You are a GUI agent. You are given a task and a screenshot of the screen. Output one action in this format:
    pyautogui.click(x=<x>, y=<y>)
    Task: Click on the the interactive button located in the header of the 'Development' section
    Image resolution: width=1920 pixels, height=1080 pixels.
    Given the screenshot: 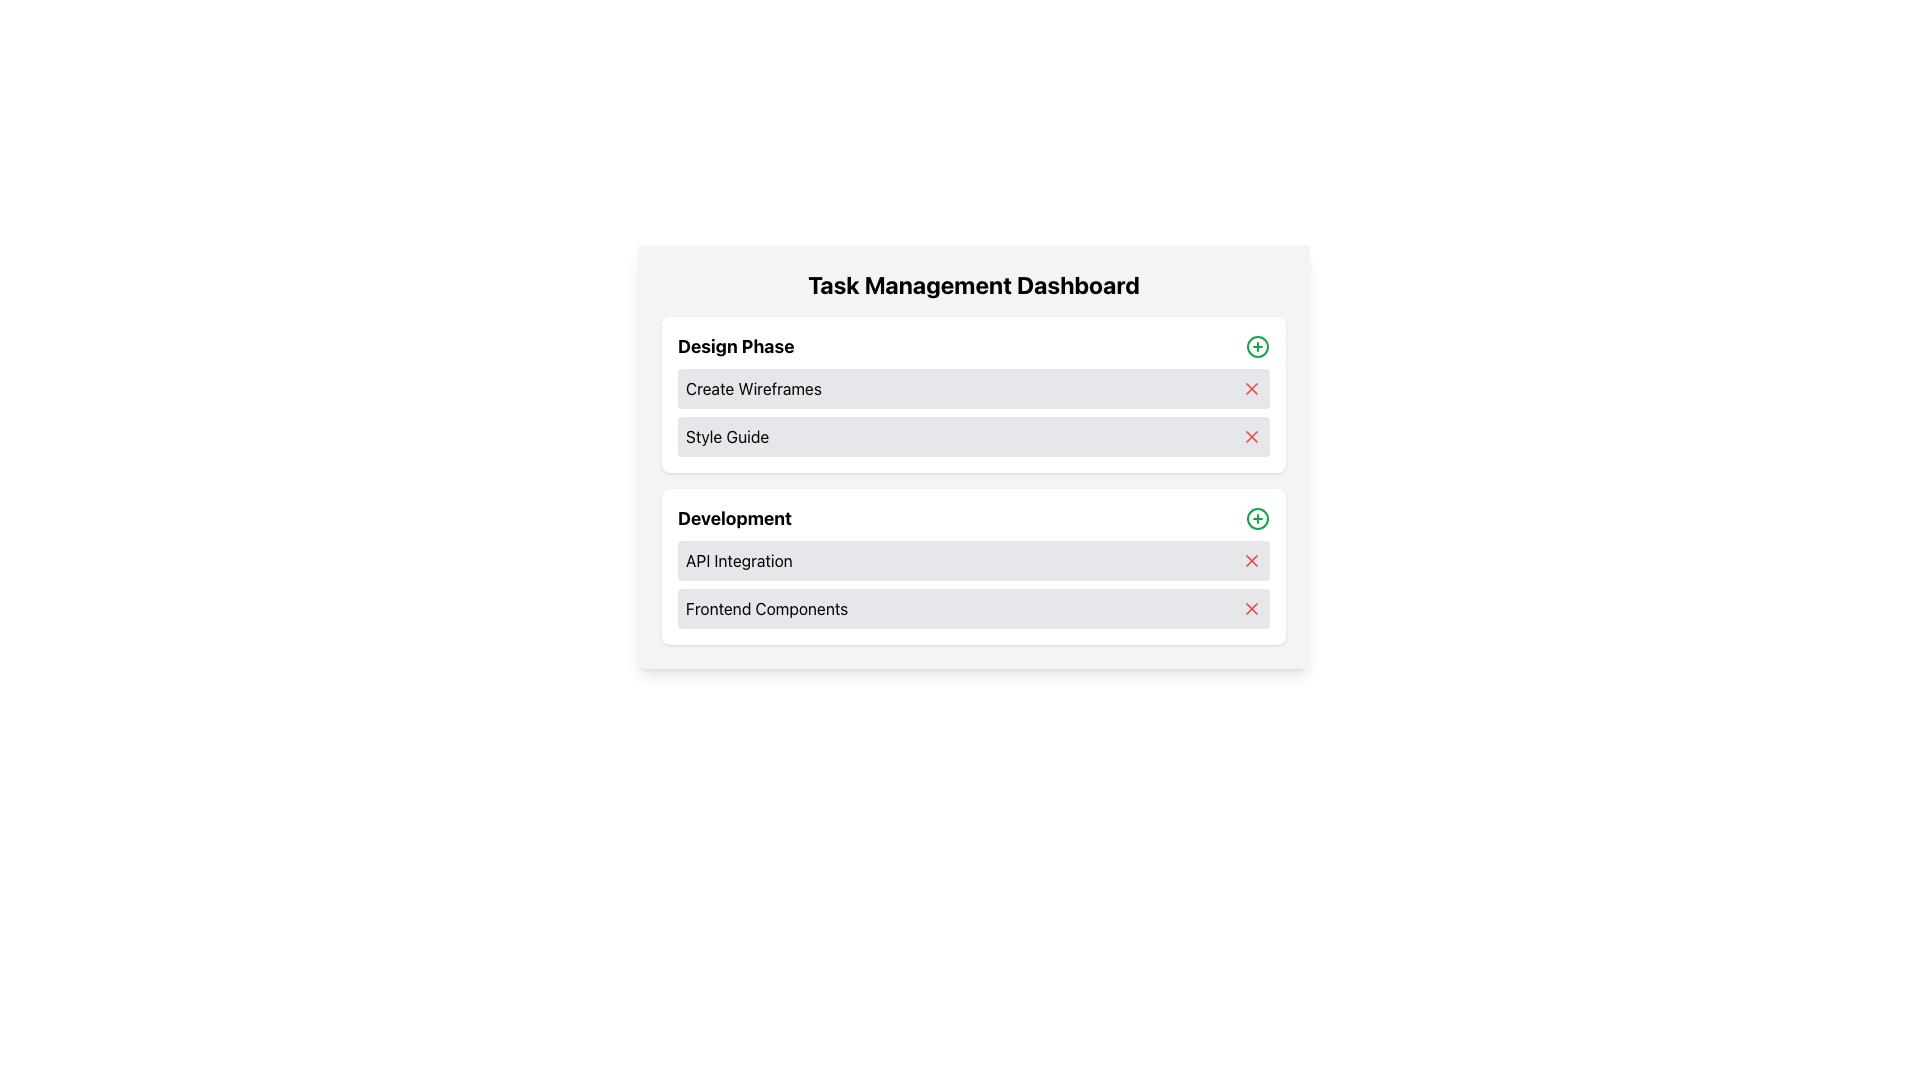 What is the action you would take?
    pyautogui.click(x=1256, y=518)
    